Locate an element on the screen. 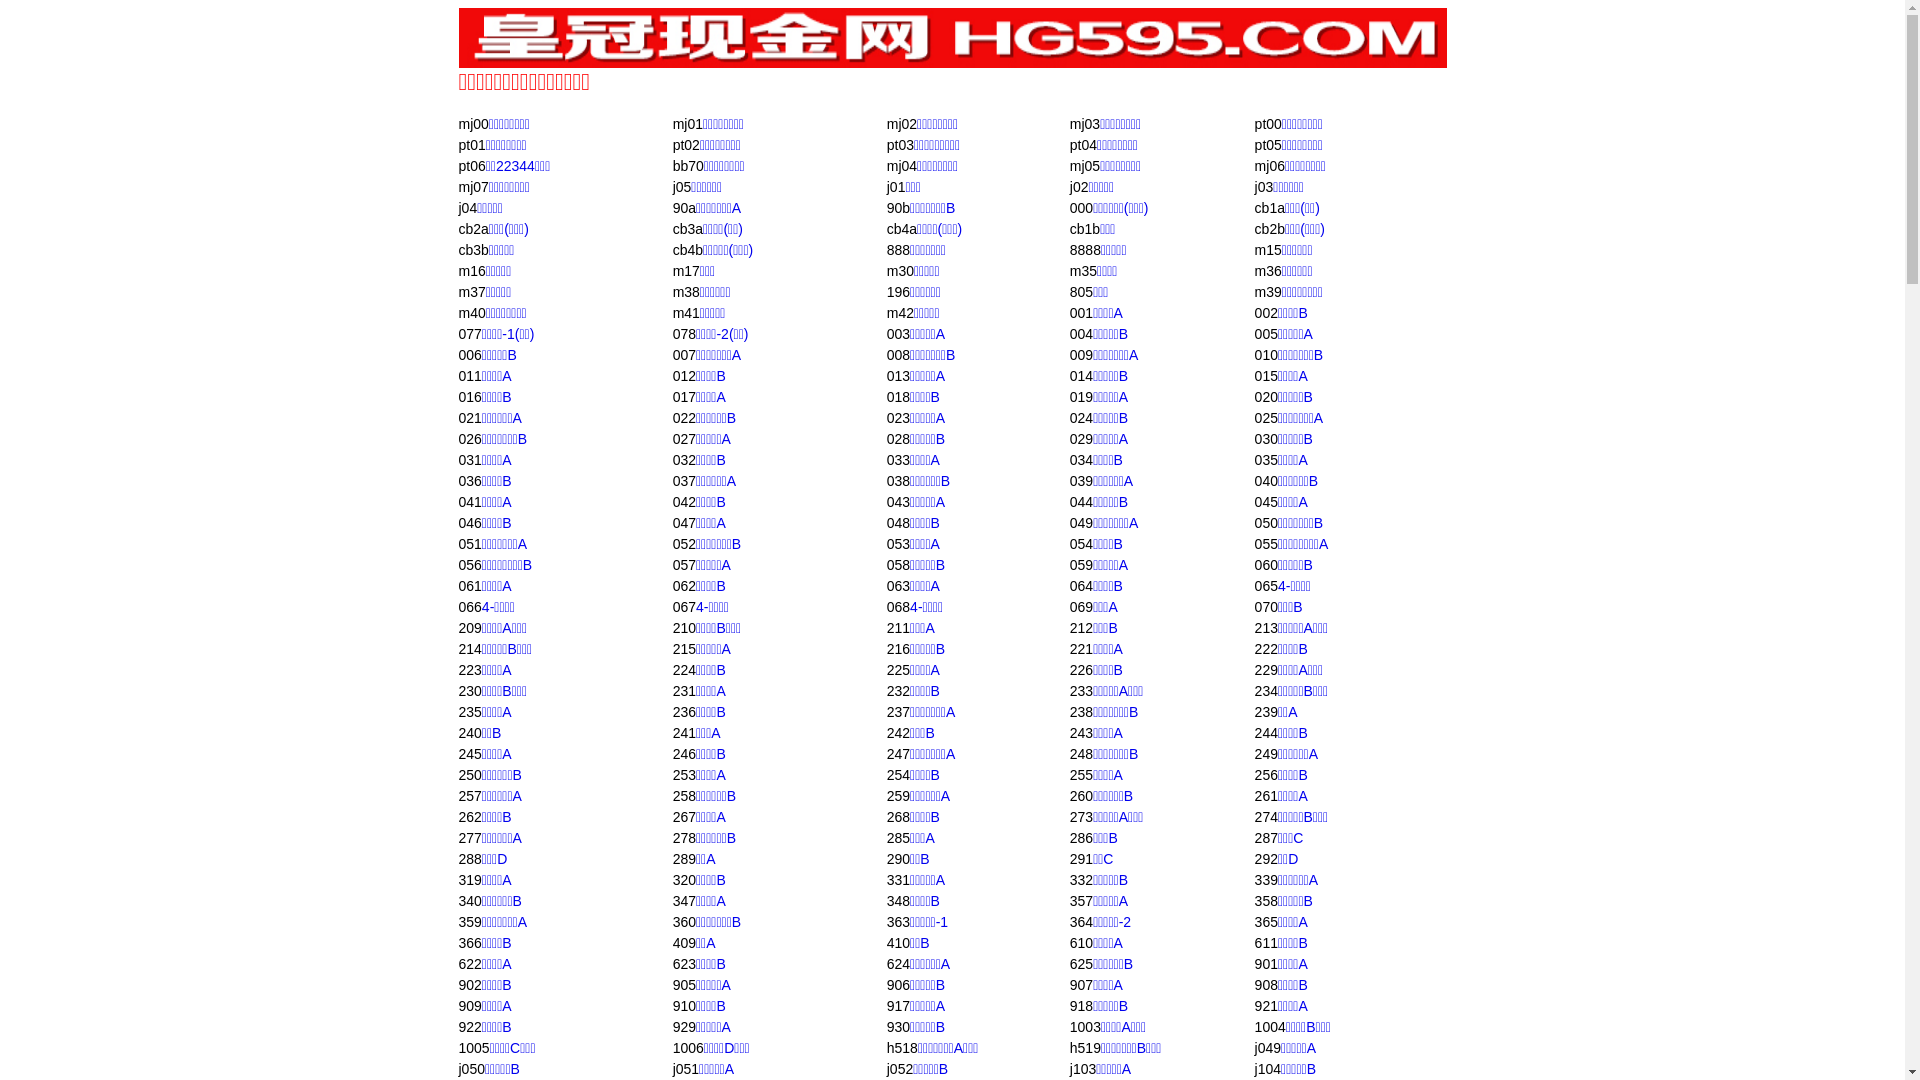  '067' is located at coordinates (684, 605).